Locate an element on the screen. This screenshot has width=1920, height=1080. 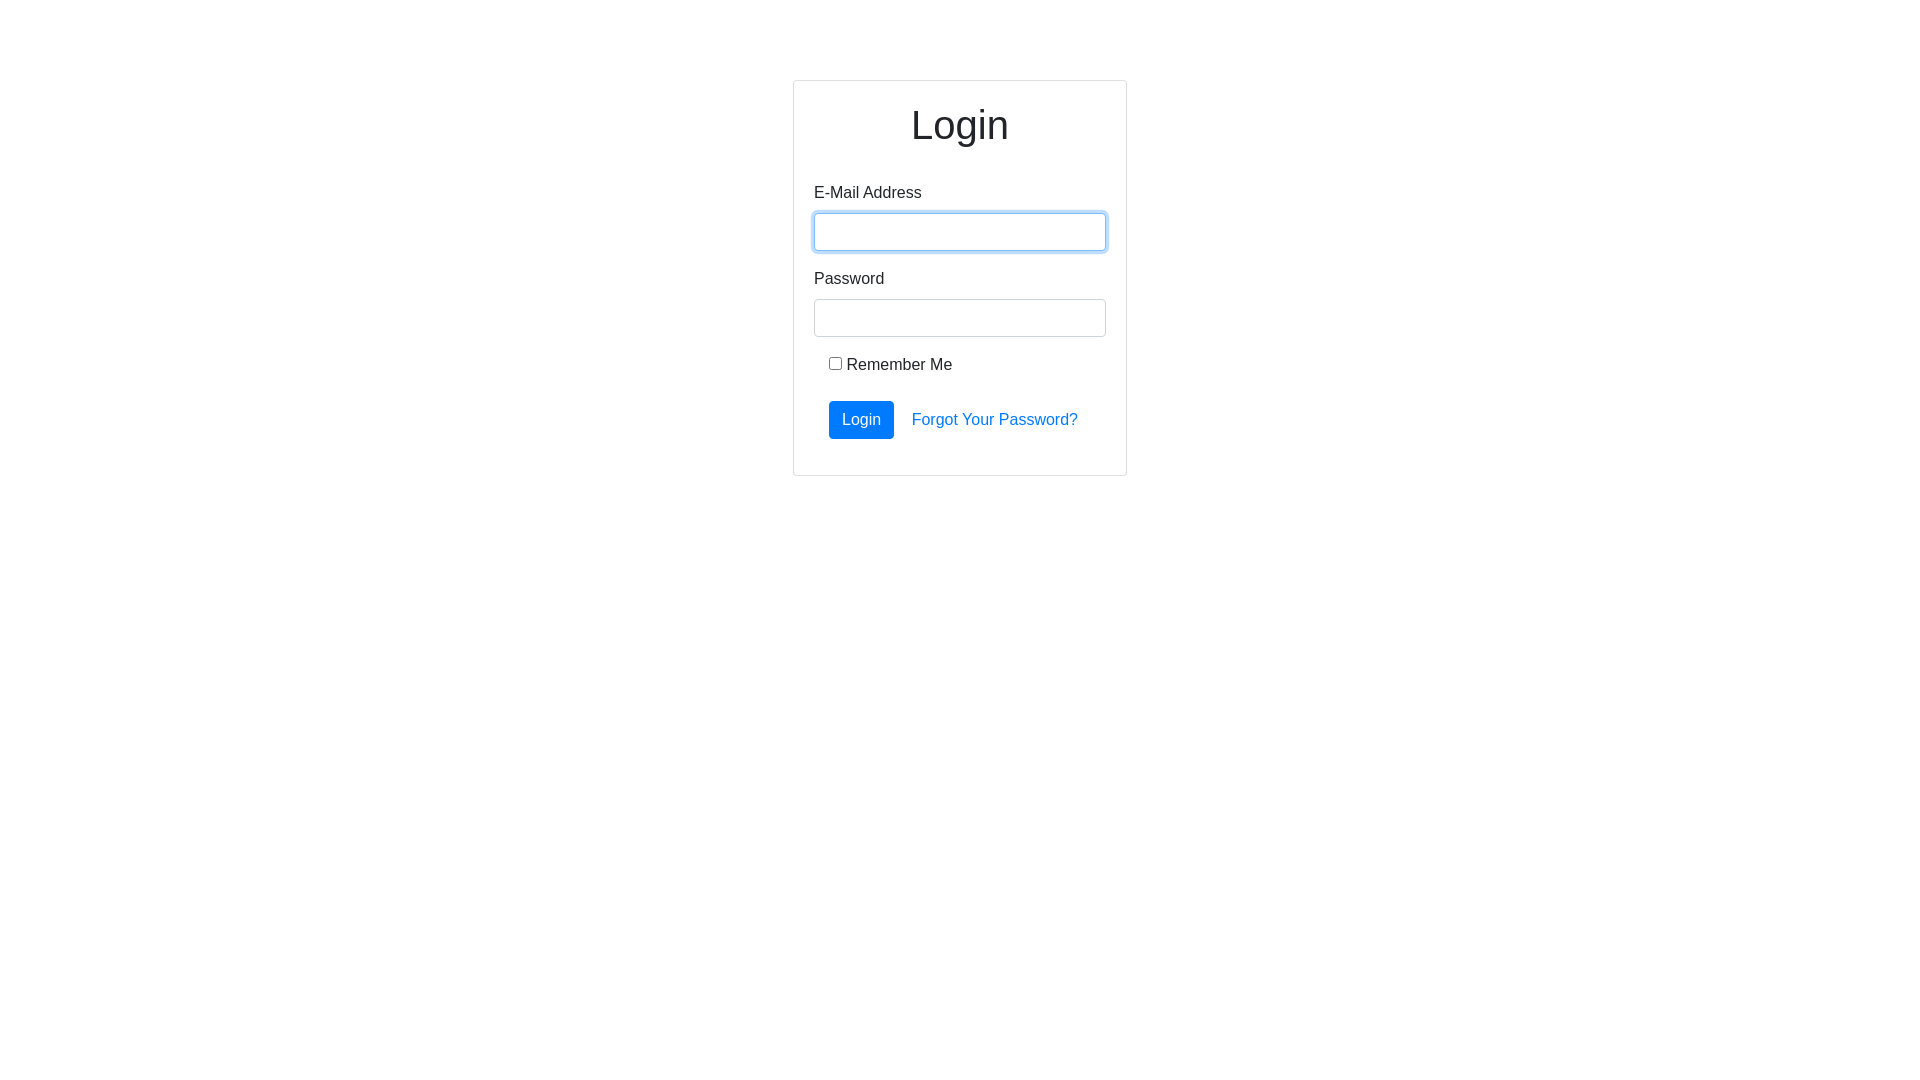
'Forgot Your Password?' is located at coordinates (994, 419).